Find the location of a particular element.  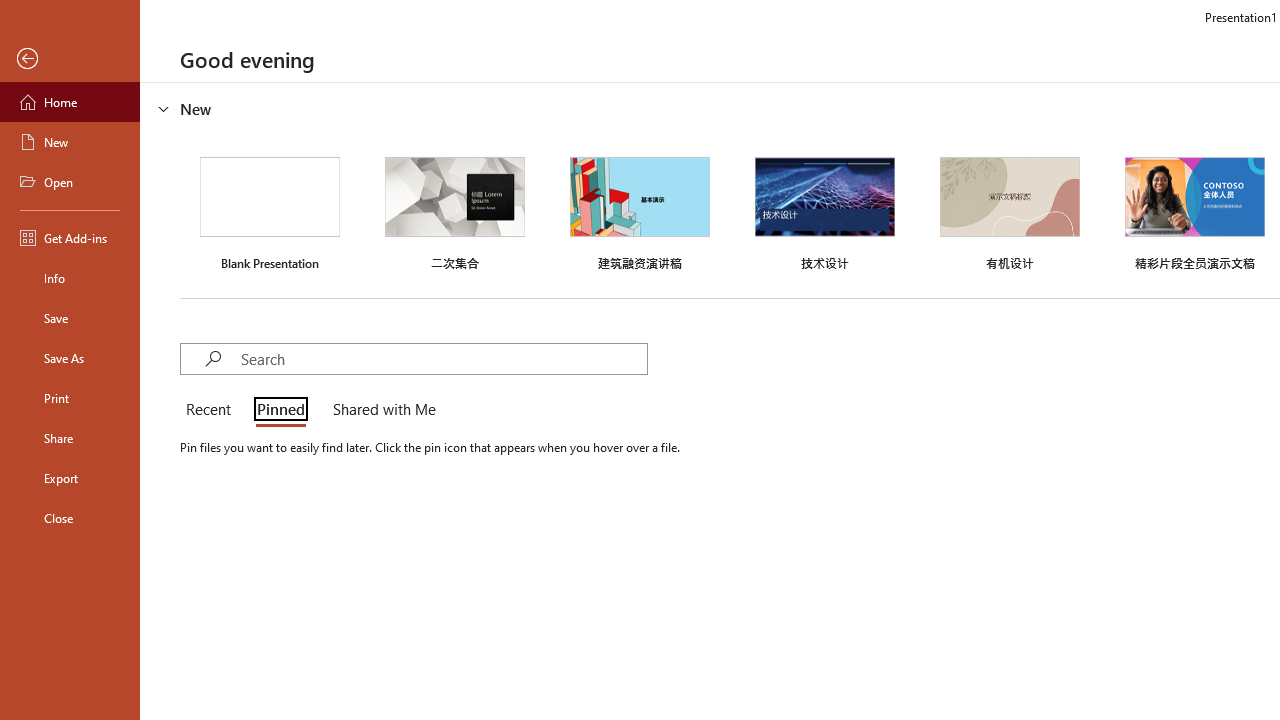

'Print' is located at coordinates (69, 398).